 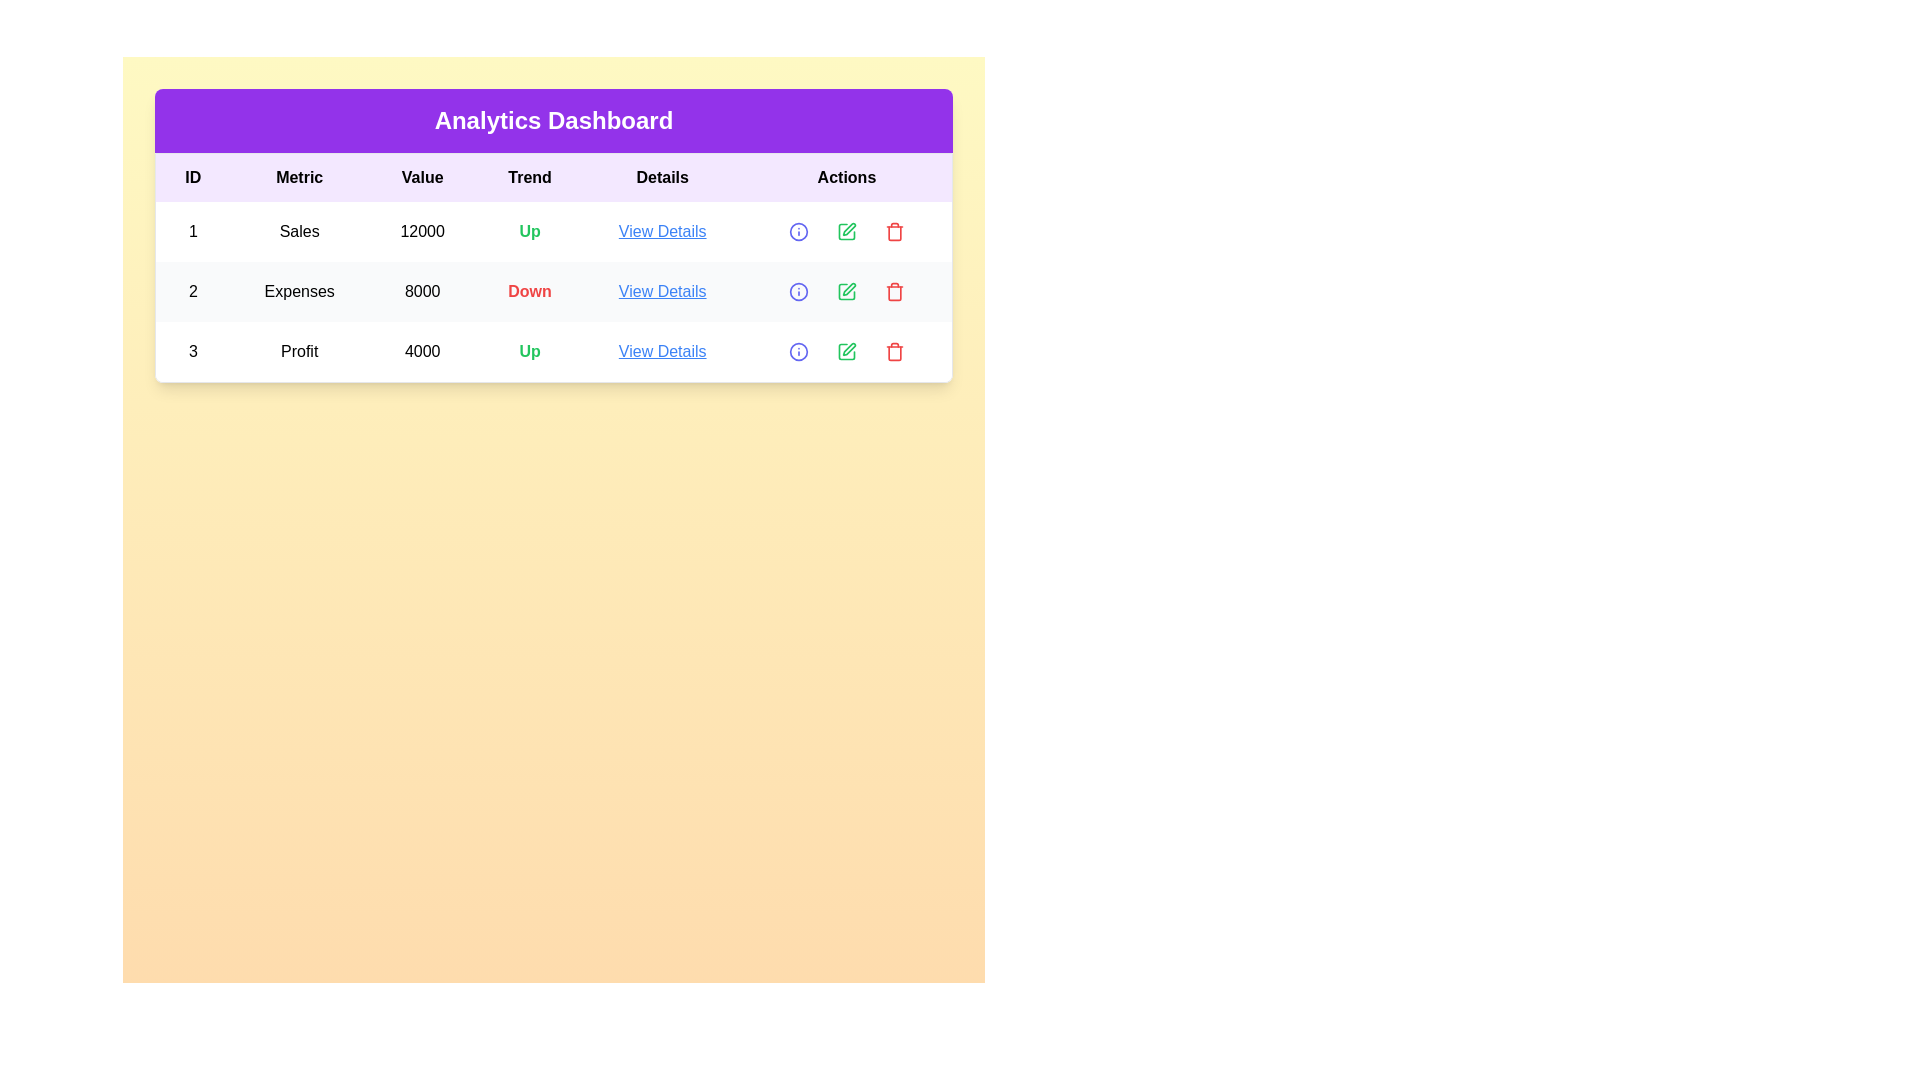 I want to click on the Icon Button in the third column under 'Actions' for the 'Profit' entry to enable keyboard accessibility options, so click(x=893, y=230).